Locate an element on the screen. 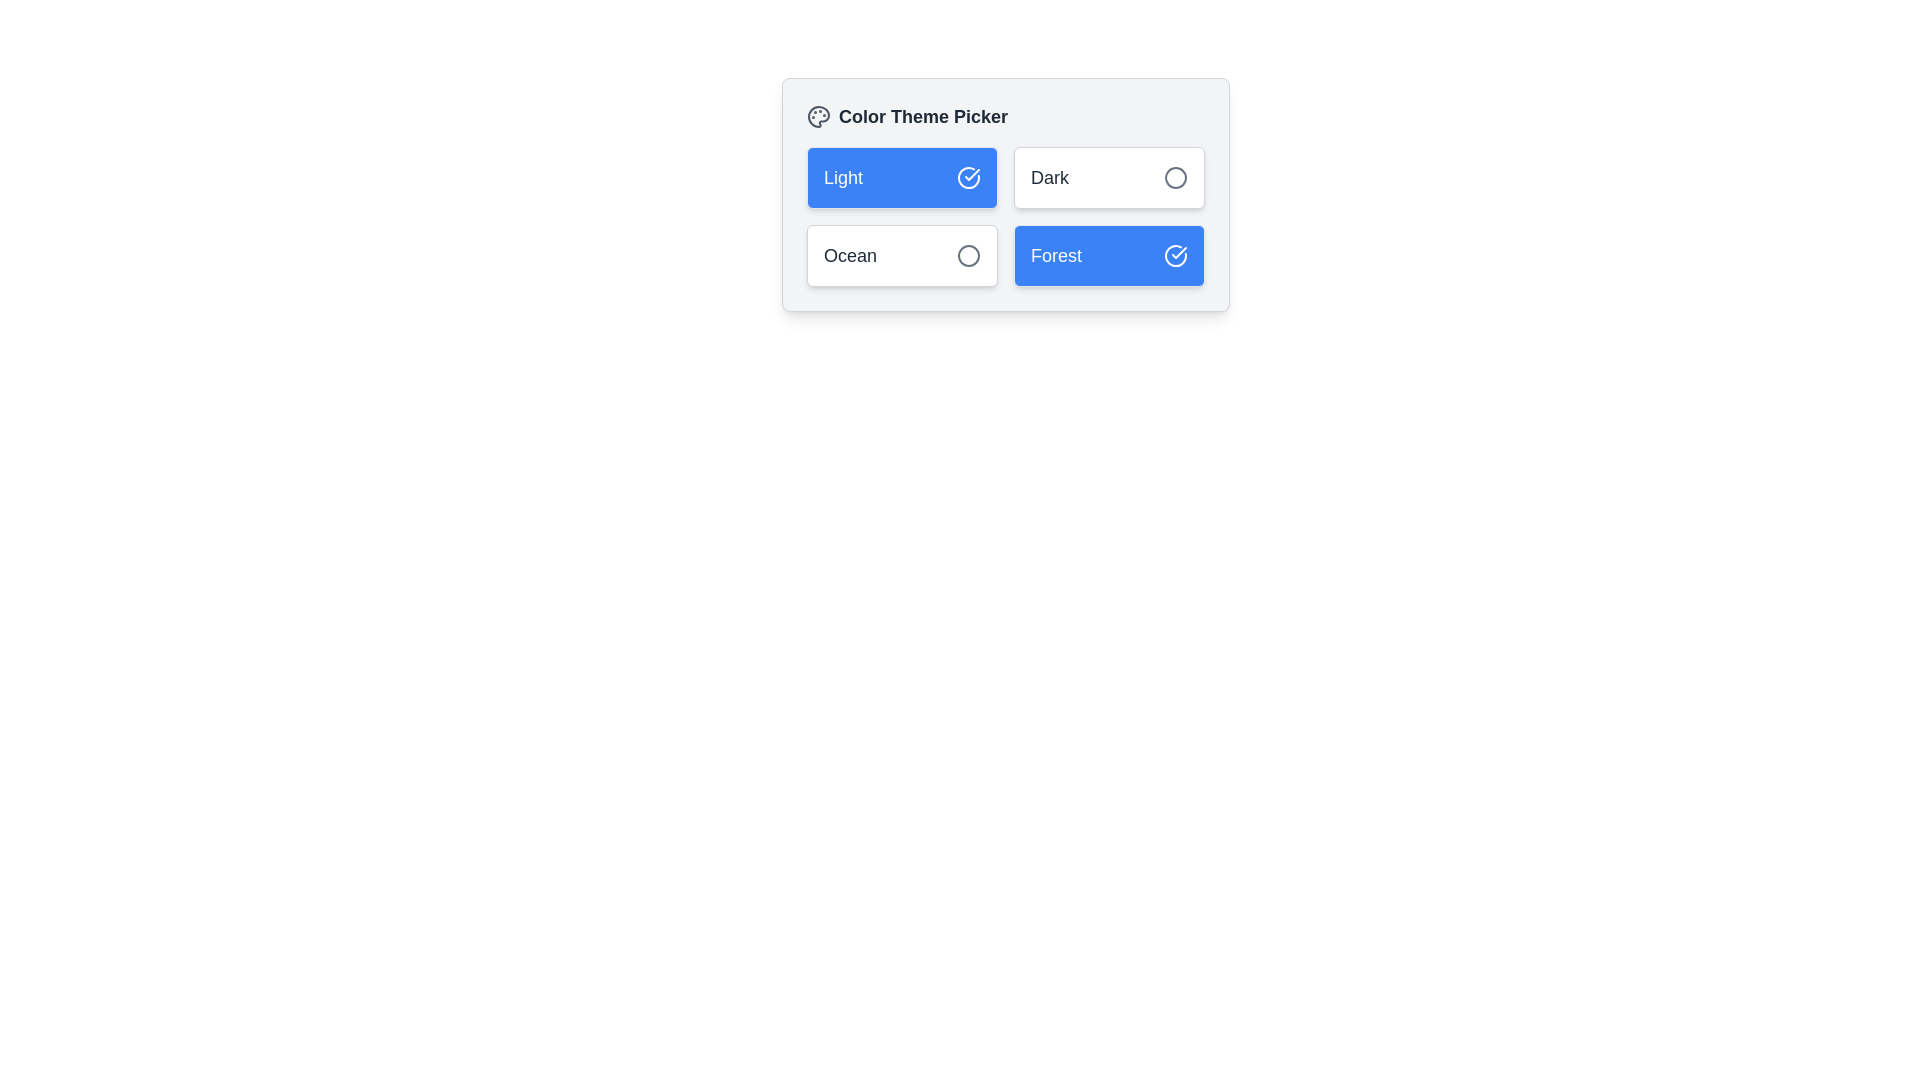  the button labeled Light to observe visual feedback is located at coordinates (901, 176).